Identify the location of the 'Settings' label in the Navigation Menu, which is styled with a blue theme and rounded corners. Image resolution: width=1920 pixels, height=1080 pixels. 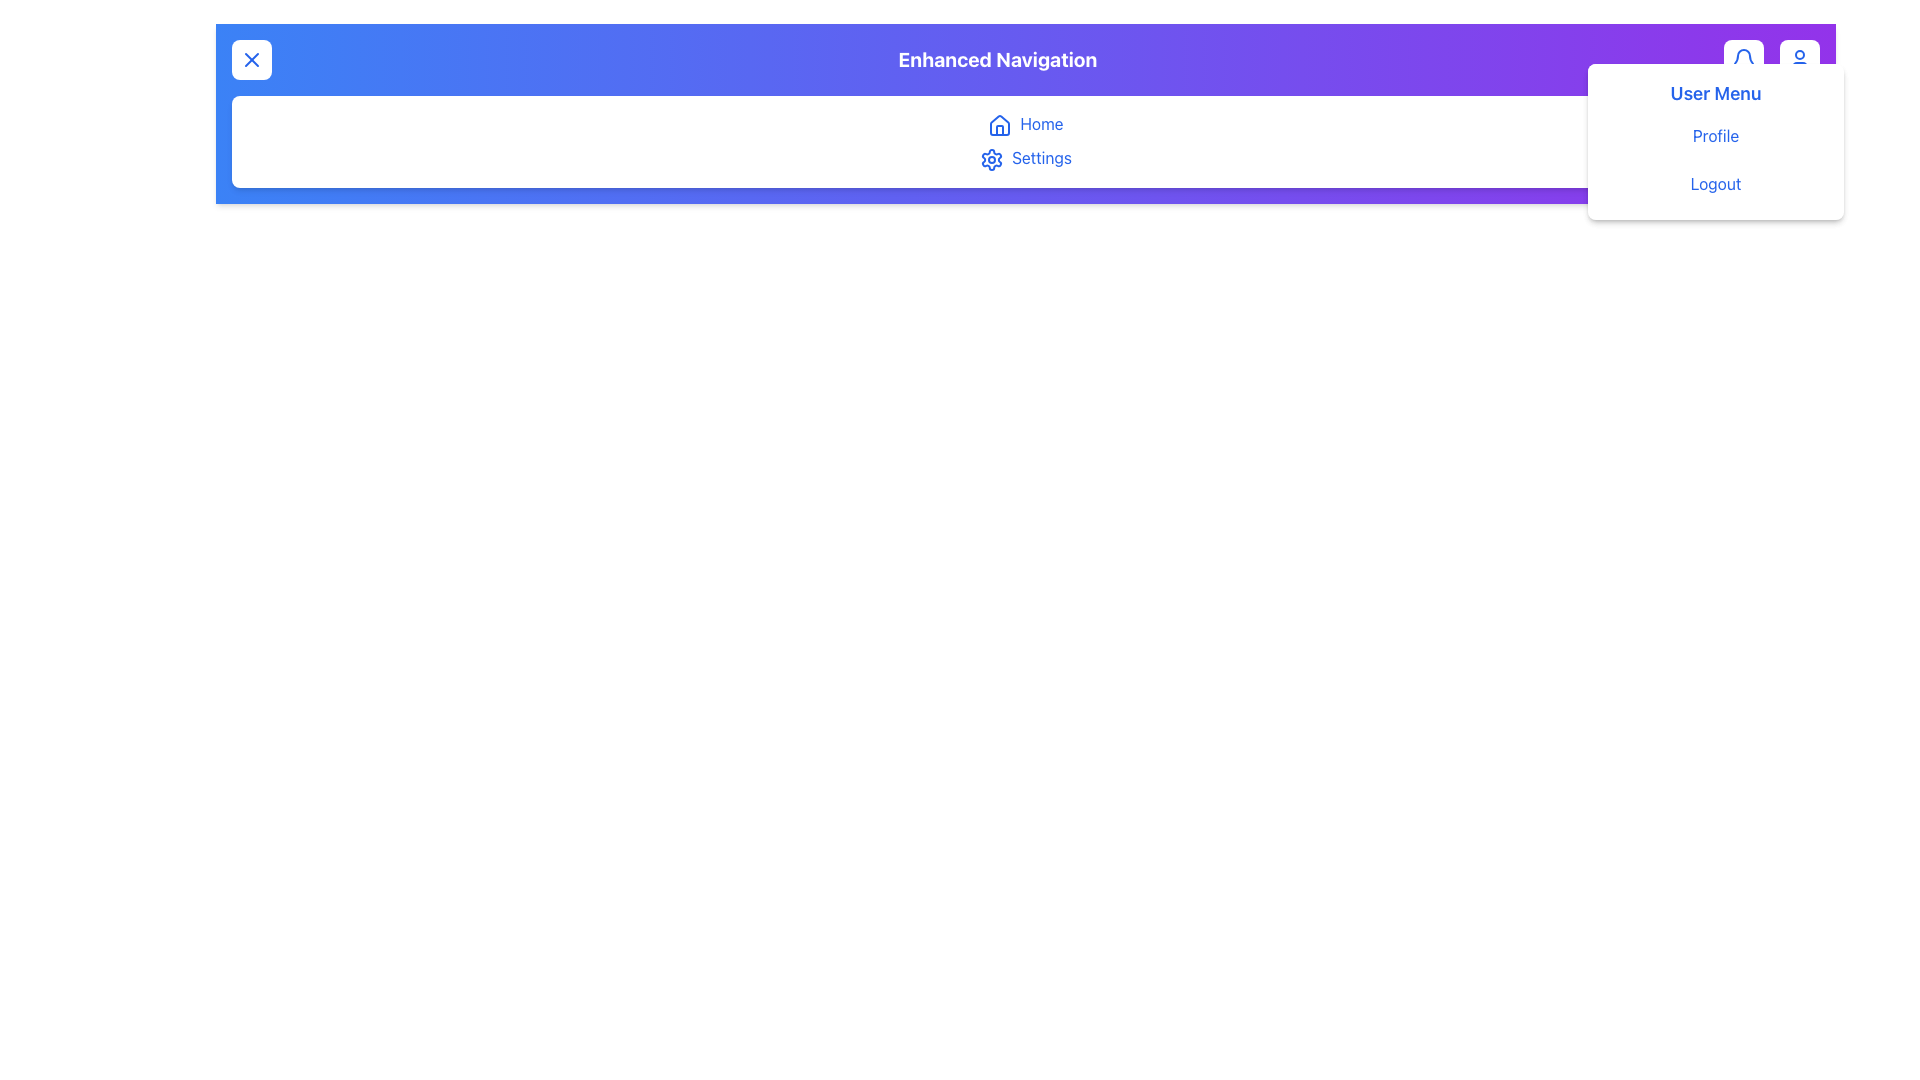
(1026, 140).